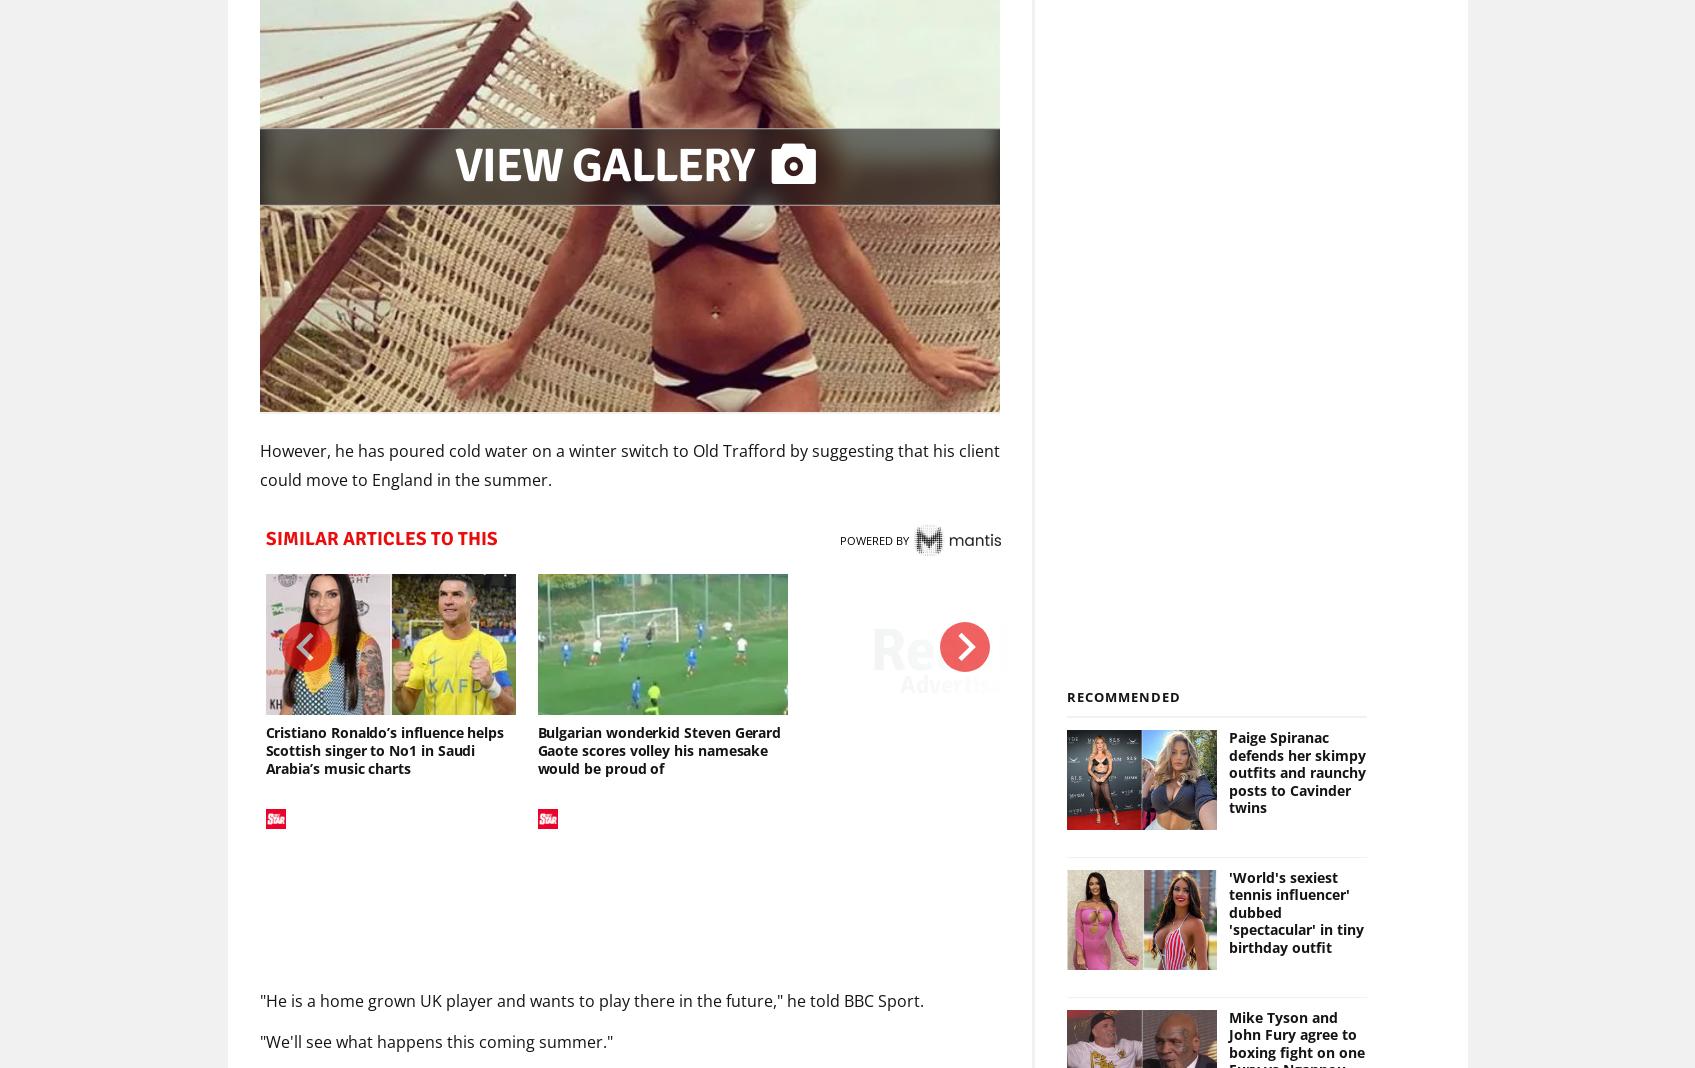 The height and width of the screenshot is (1068, 1695). I want to click on '12', so click(1179, 819).